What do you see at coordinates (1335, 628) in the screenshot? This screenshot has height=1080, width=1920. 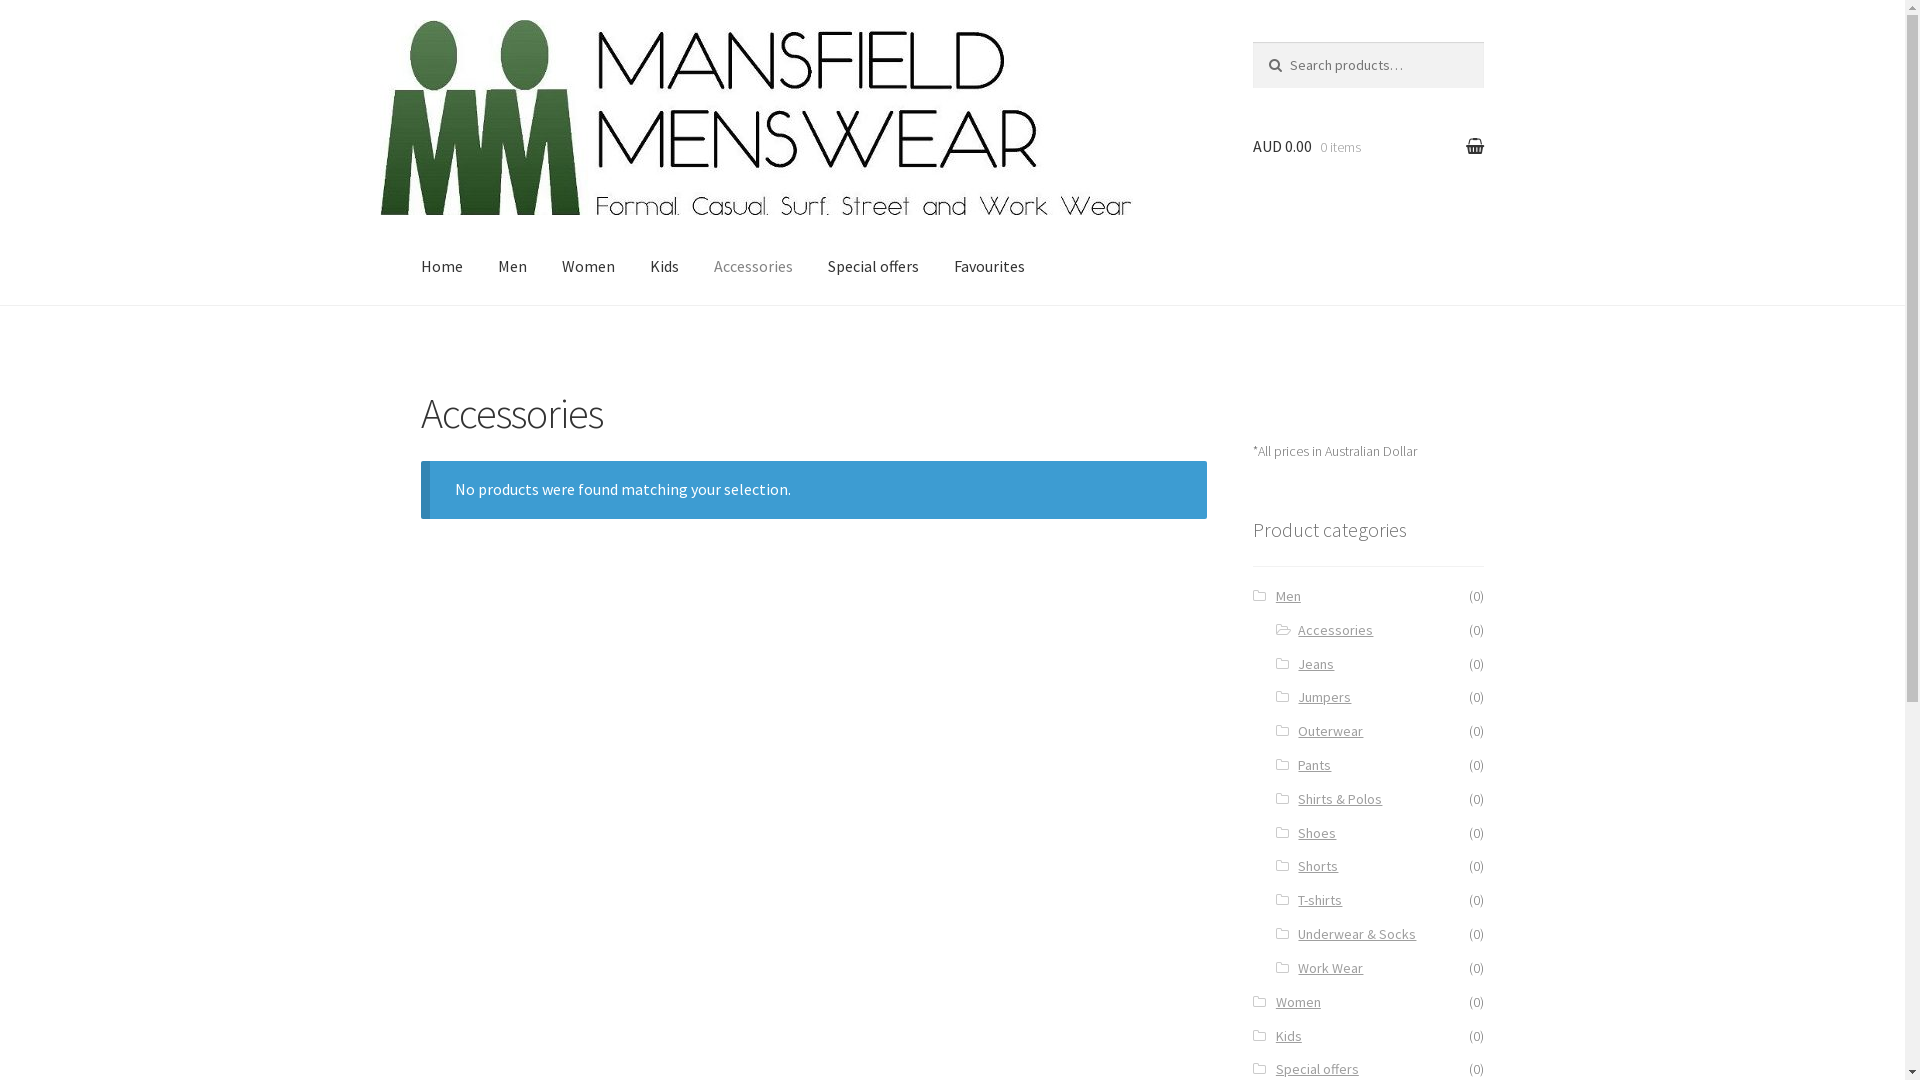 I see `'Accessories'` at bounding box center [1335, 628].